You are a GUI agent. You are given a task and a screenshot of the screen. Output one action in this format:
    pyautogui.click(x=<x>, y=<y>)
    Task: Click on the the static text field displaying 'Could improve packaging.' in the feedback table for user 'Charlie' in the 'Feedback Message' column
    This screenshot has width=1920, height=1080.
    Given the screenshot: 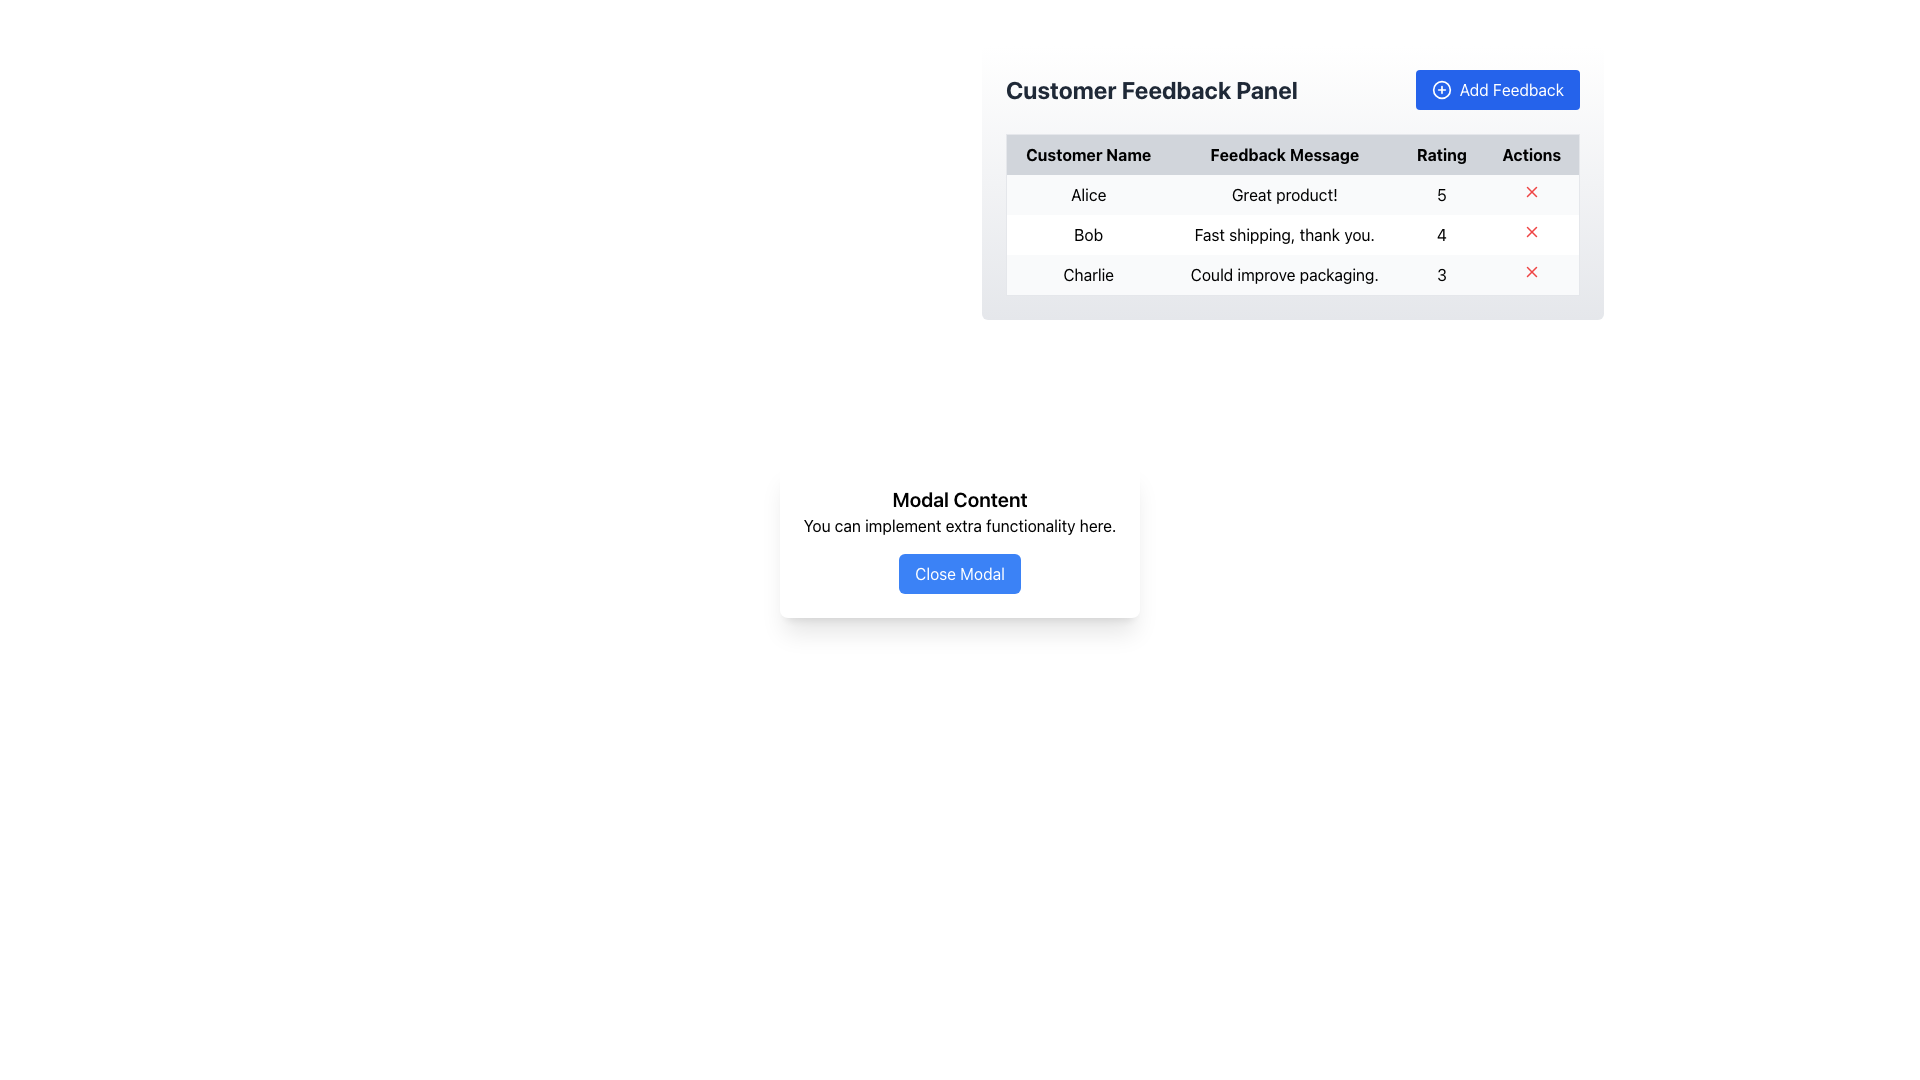 What is the action you would take?
    pyautogui.click(x=1284, y=275)
    